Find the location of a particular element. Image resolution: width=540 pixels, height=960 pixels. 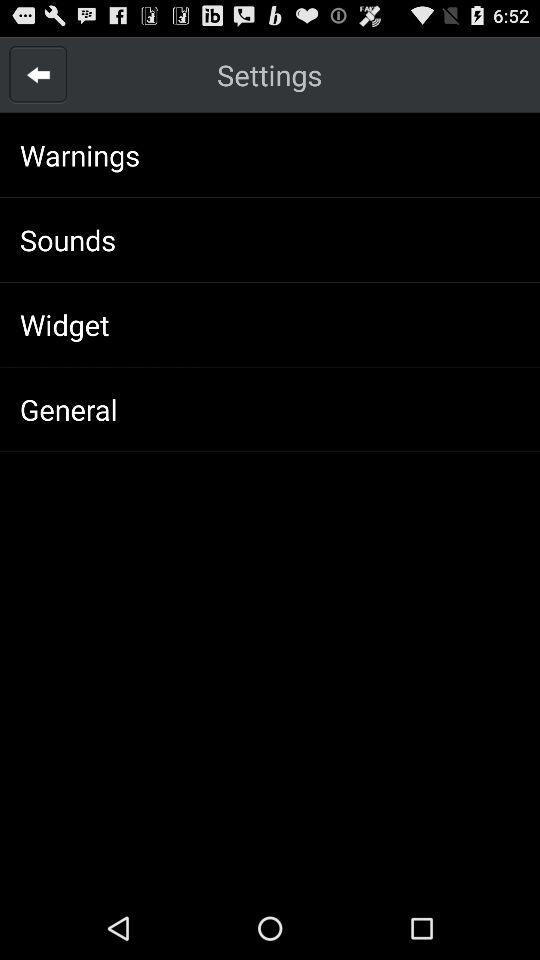

a back button is located at coordinates (38, 74).